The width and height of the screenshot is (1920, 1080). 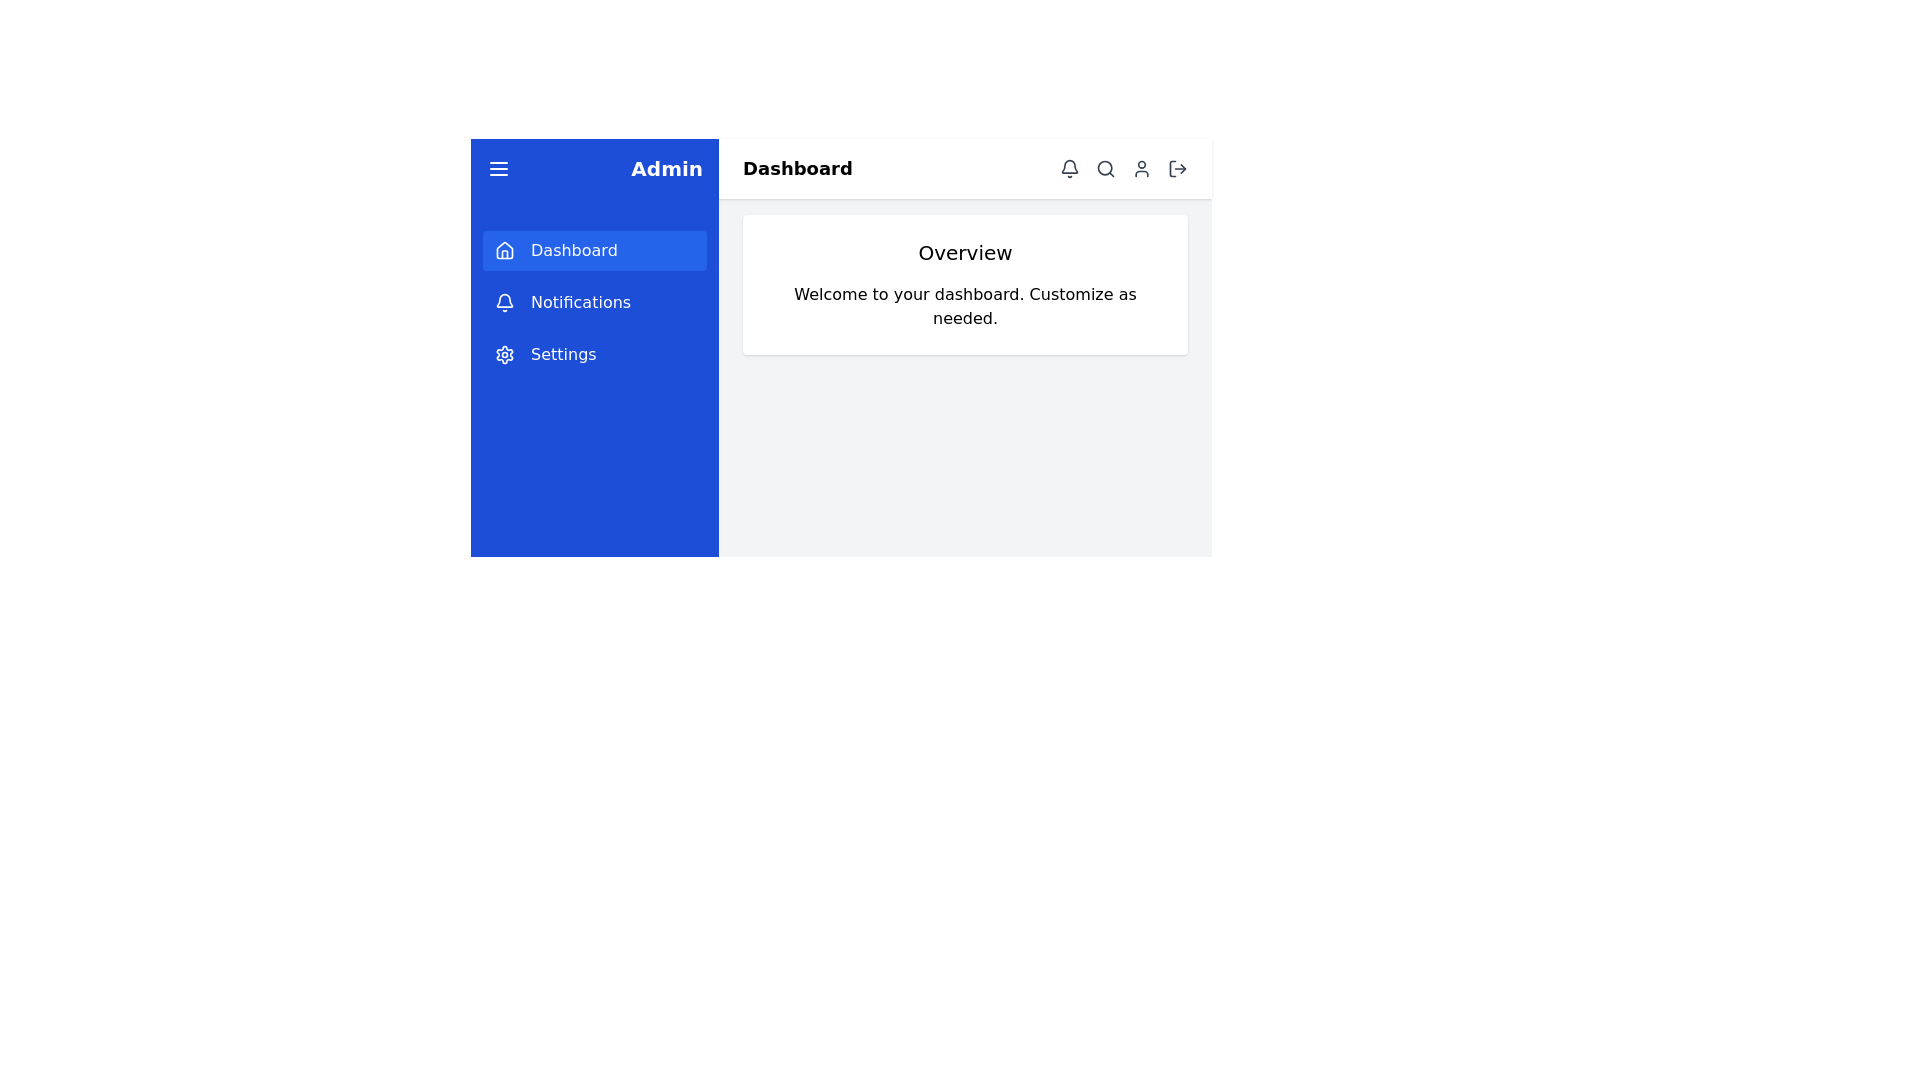 I want to click on the top part of the bell icon located in the top-right corner of the interface, which serves as a notification indicator, so click(x=1069, y=165).